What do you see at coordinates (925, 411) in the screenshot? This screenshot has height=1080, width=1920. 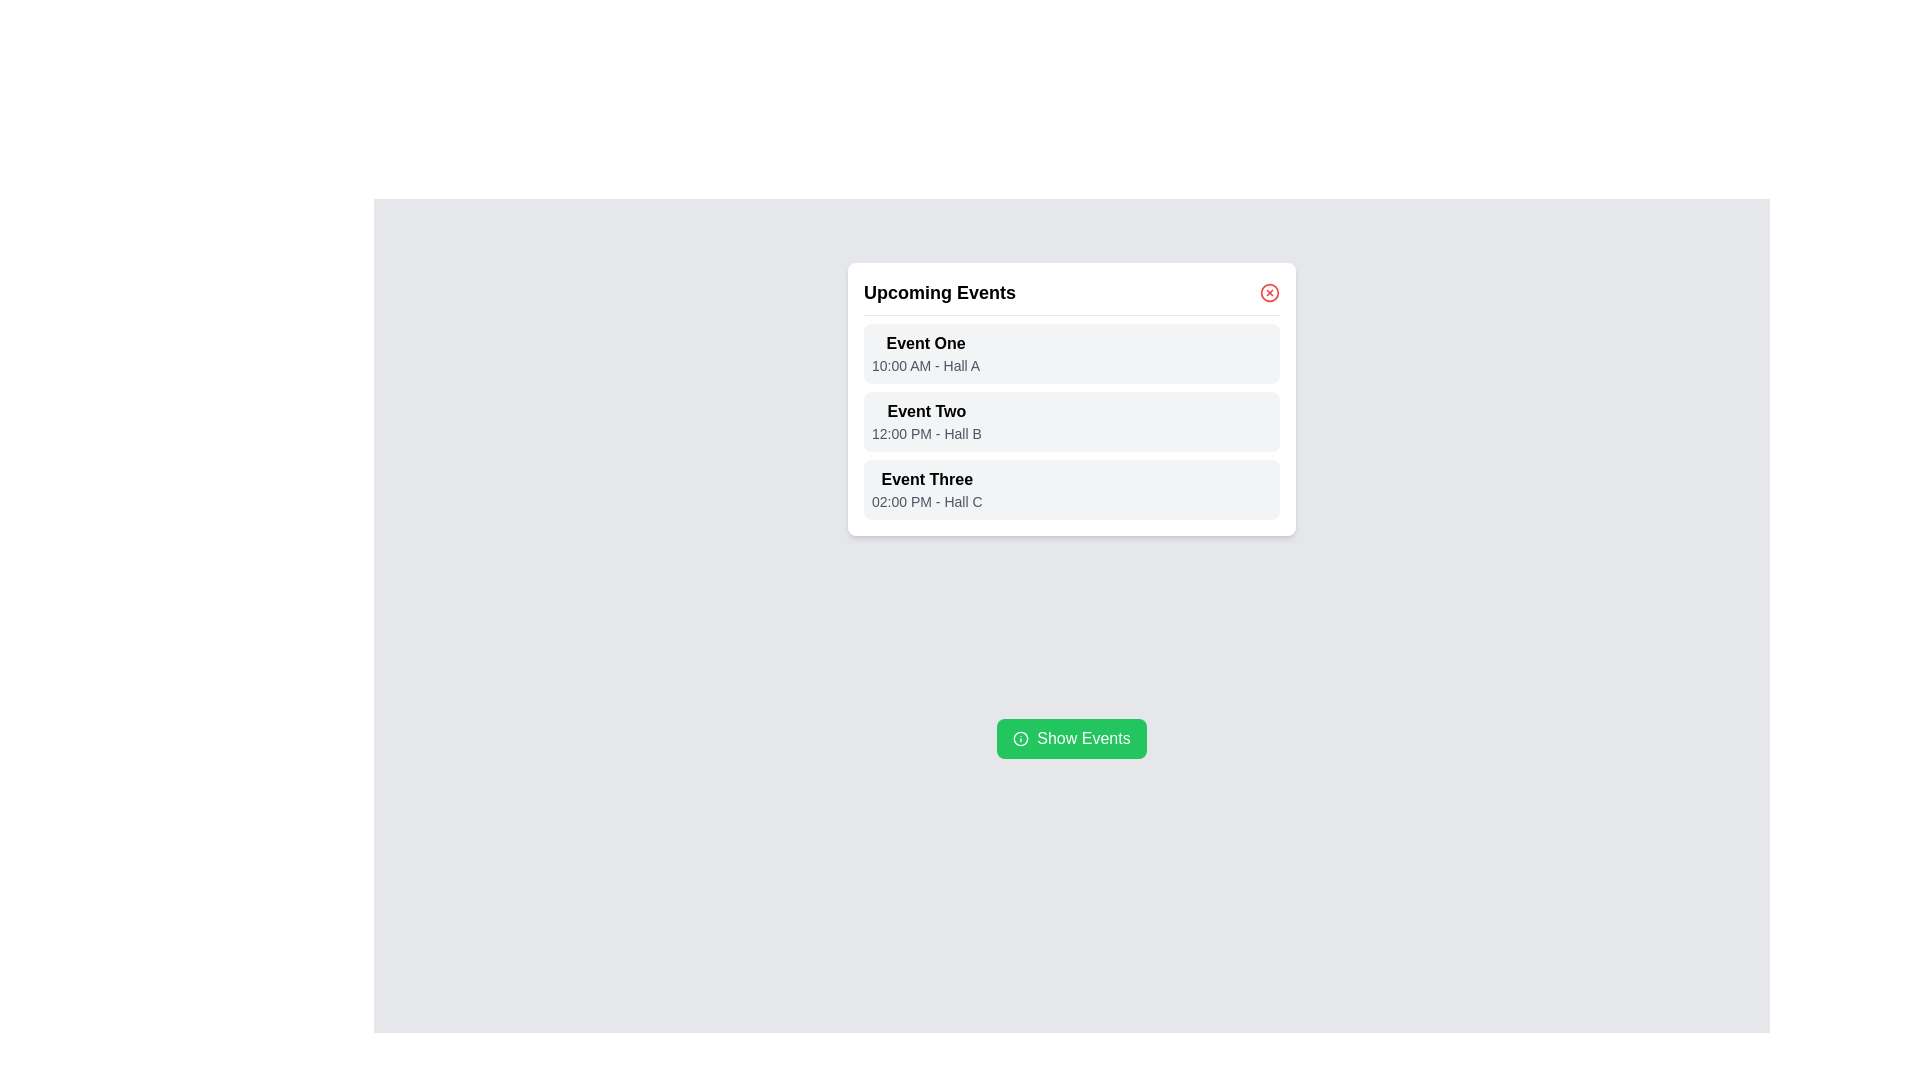 I see `the text label displaying 'Event Two', which is prominently styled and located above '12:00 PM - Hall B' in the 'Upcoming Events' dialog box` at bounding box center [925, 411].